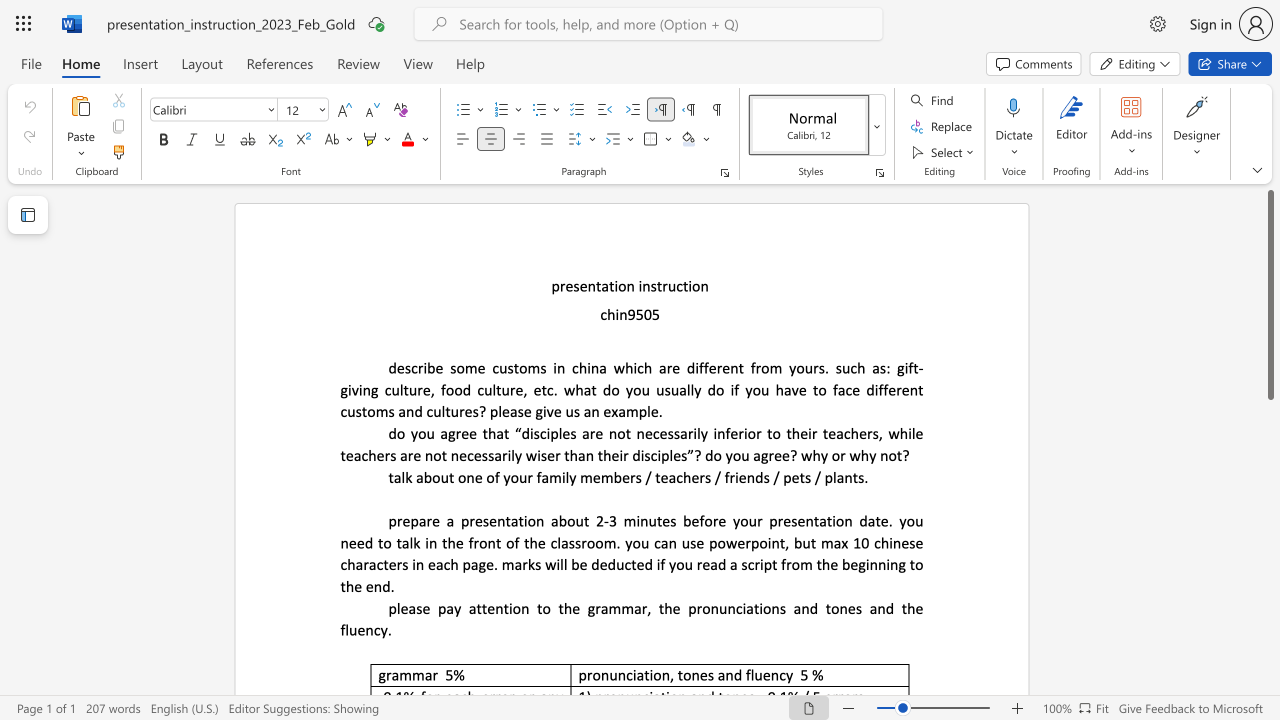  I want to click on the scrollbar on the right, so click(1269, 518).